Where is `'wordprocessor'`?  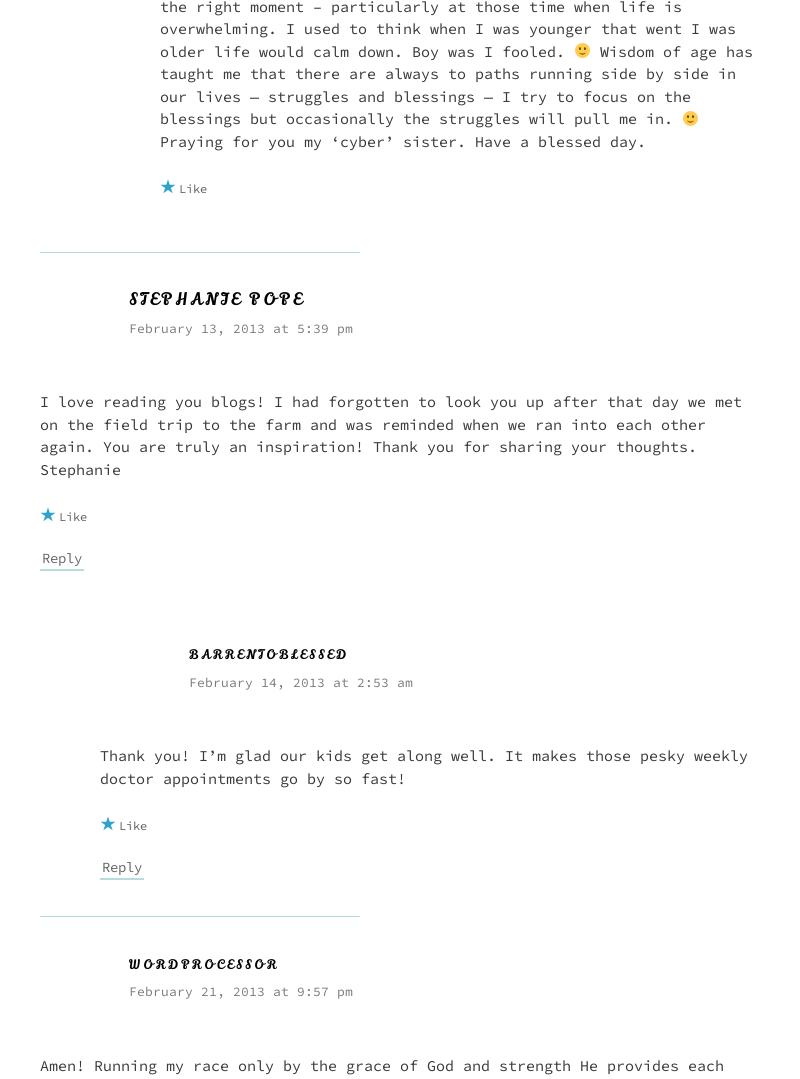 'wordprocessor' is located at coordinates (128, 962).